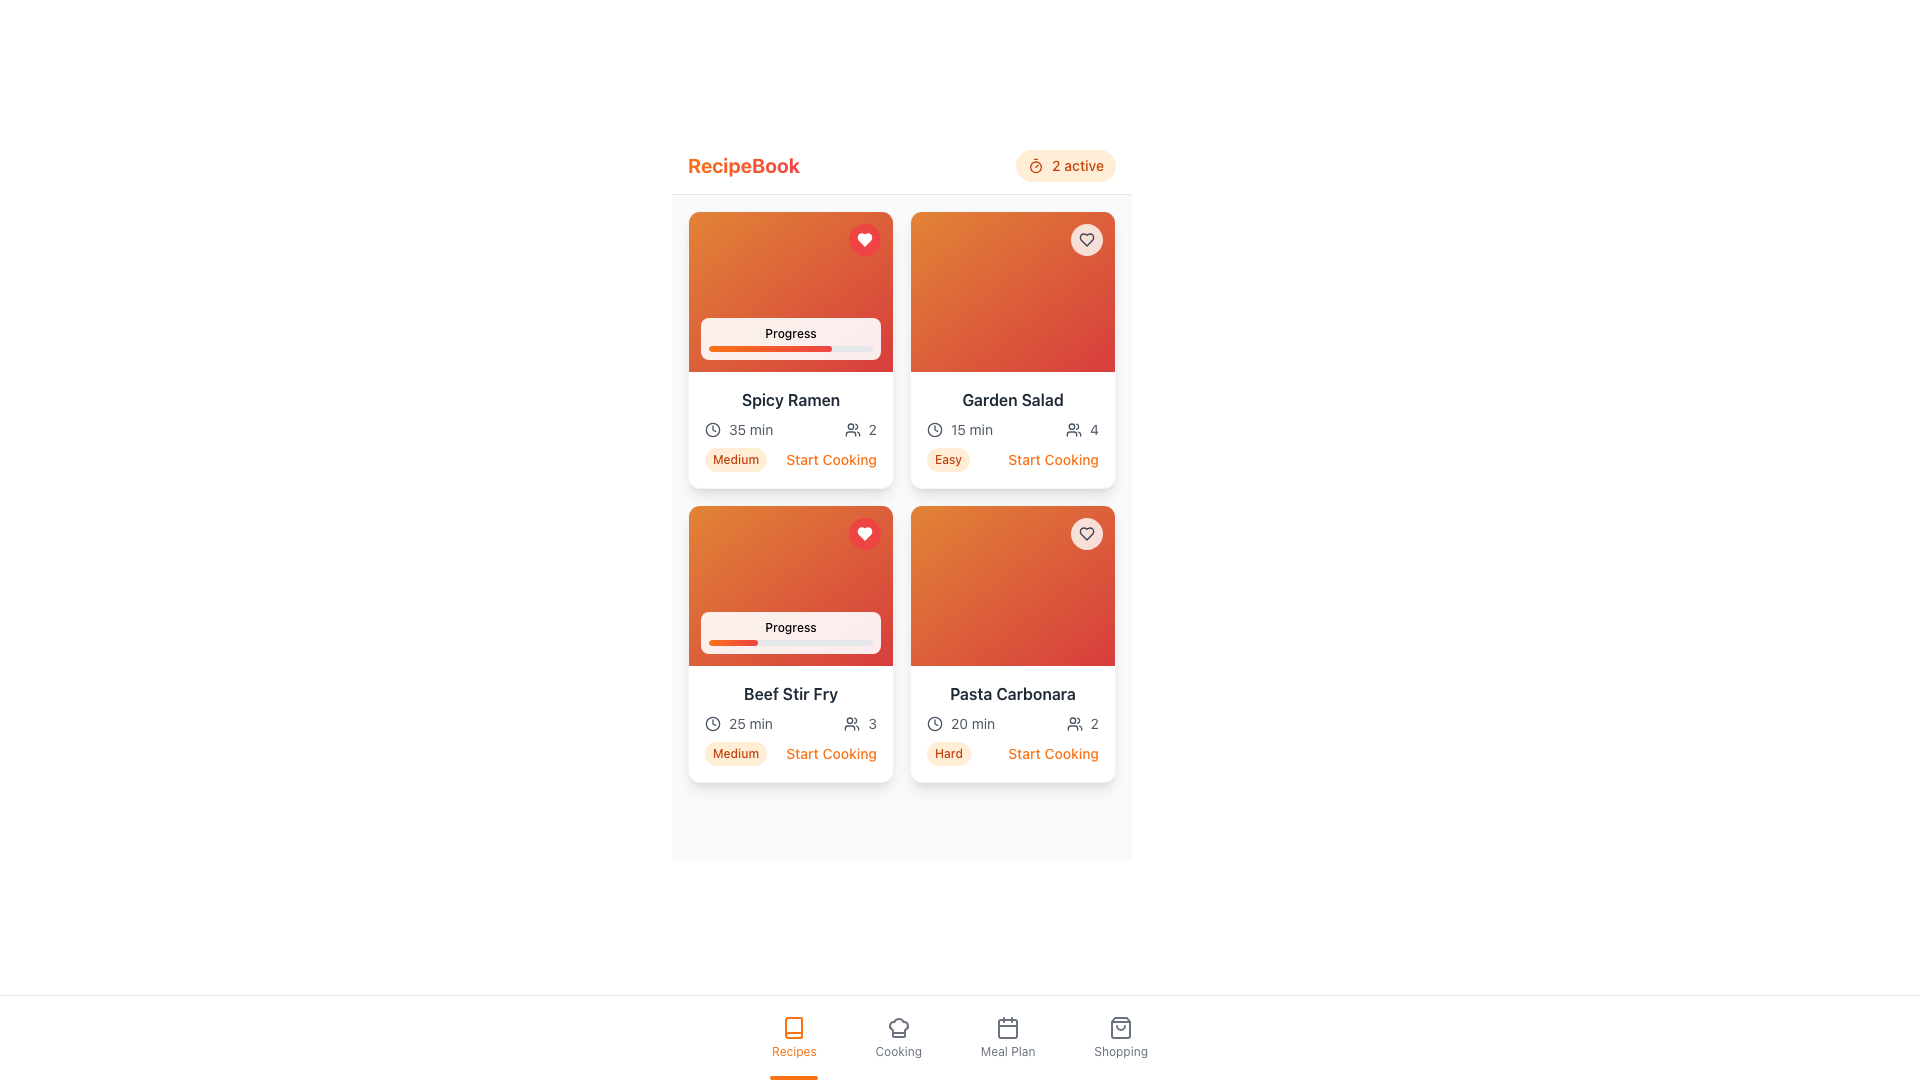  I want to click on the decorative visual header of the 'Garden Salad' card, which features a gradient background from orange to red and includes a small circular button at the top right corner, so click(1012, 292).